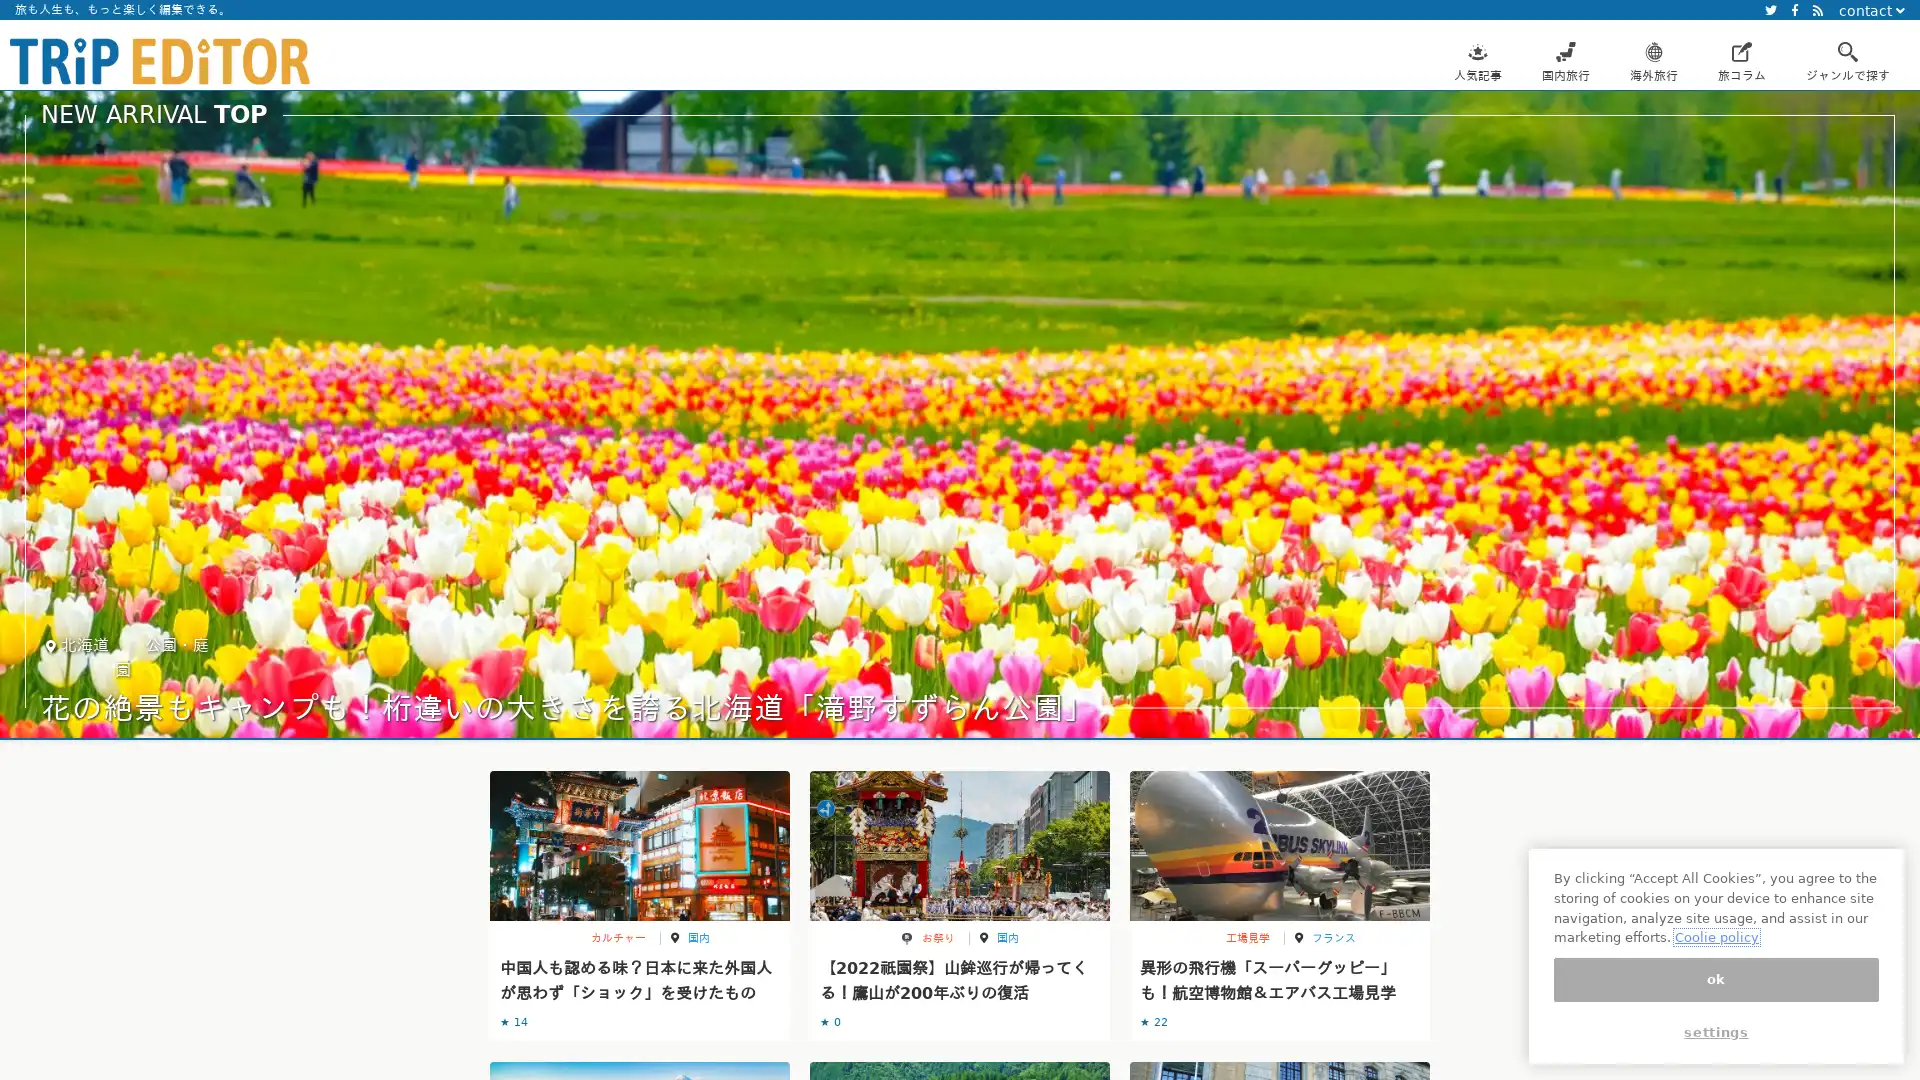 Image resolution: width=1920 pixels, height=1080 pixels. Describe the element at coordinates (1715, 1033) in the screenshot. I see `settings` at that location.